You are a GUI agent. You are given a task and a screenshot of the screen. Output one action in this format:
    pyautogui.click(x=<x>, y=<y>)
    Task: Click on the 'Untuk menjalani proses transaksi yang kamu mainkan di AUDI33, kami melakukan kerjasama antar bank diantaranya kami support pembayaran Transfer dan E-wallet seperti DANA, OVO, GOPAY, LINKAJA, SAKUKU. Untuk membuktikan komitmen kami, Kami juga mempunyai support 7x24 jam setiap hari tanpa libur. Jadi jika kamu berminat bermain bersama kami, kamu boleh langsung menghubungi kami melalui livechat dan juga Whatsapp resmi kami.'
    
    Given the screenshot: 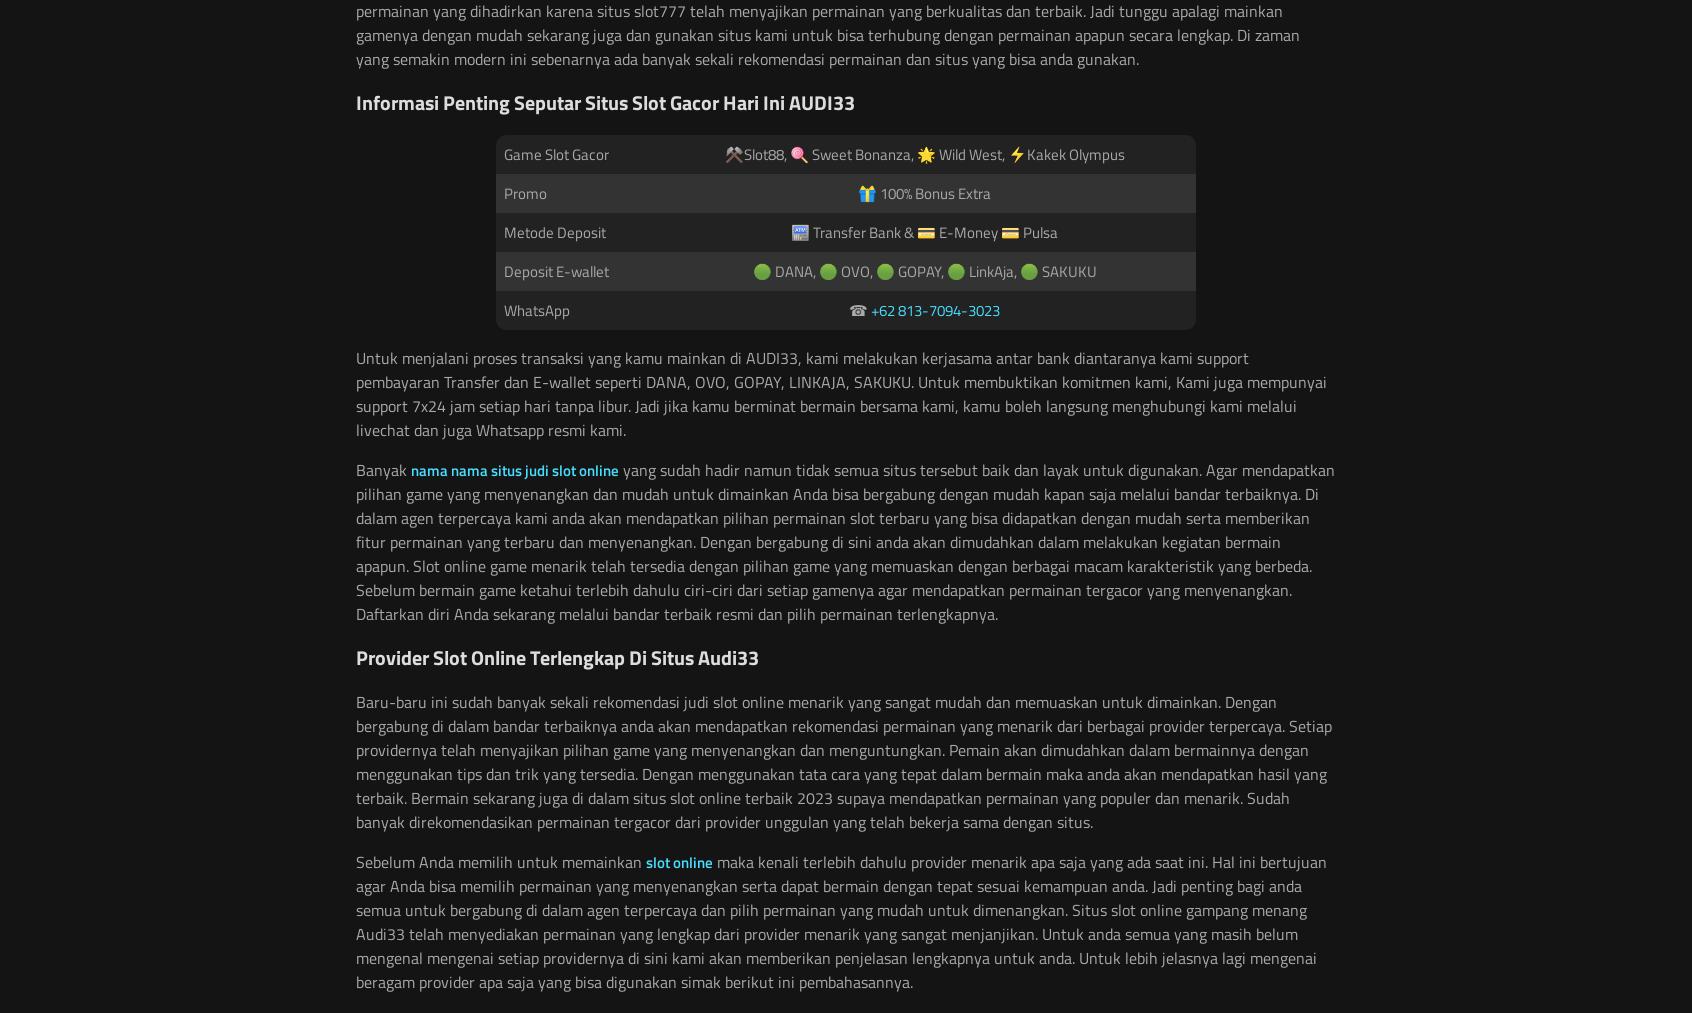 What is the action you would take?
    pyautogui.click(x=355, y=393)
    